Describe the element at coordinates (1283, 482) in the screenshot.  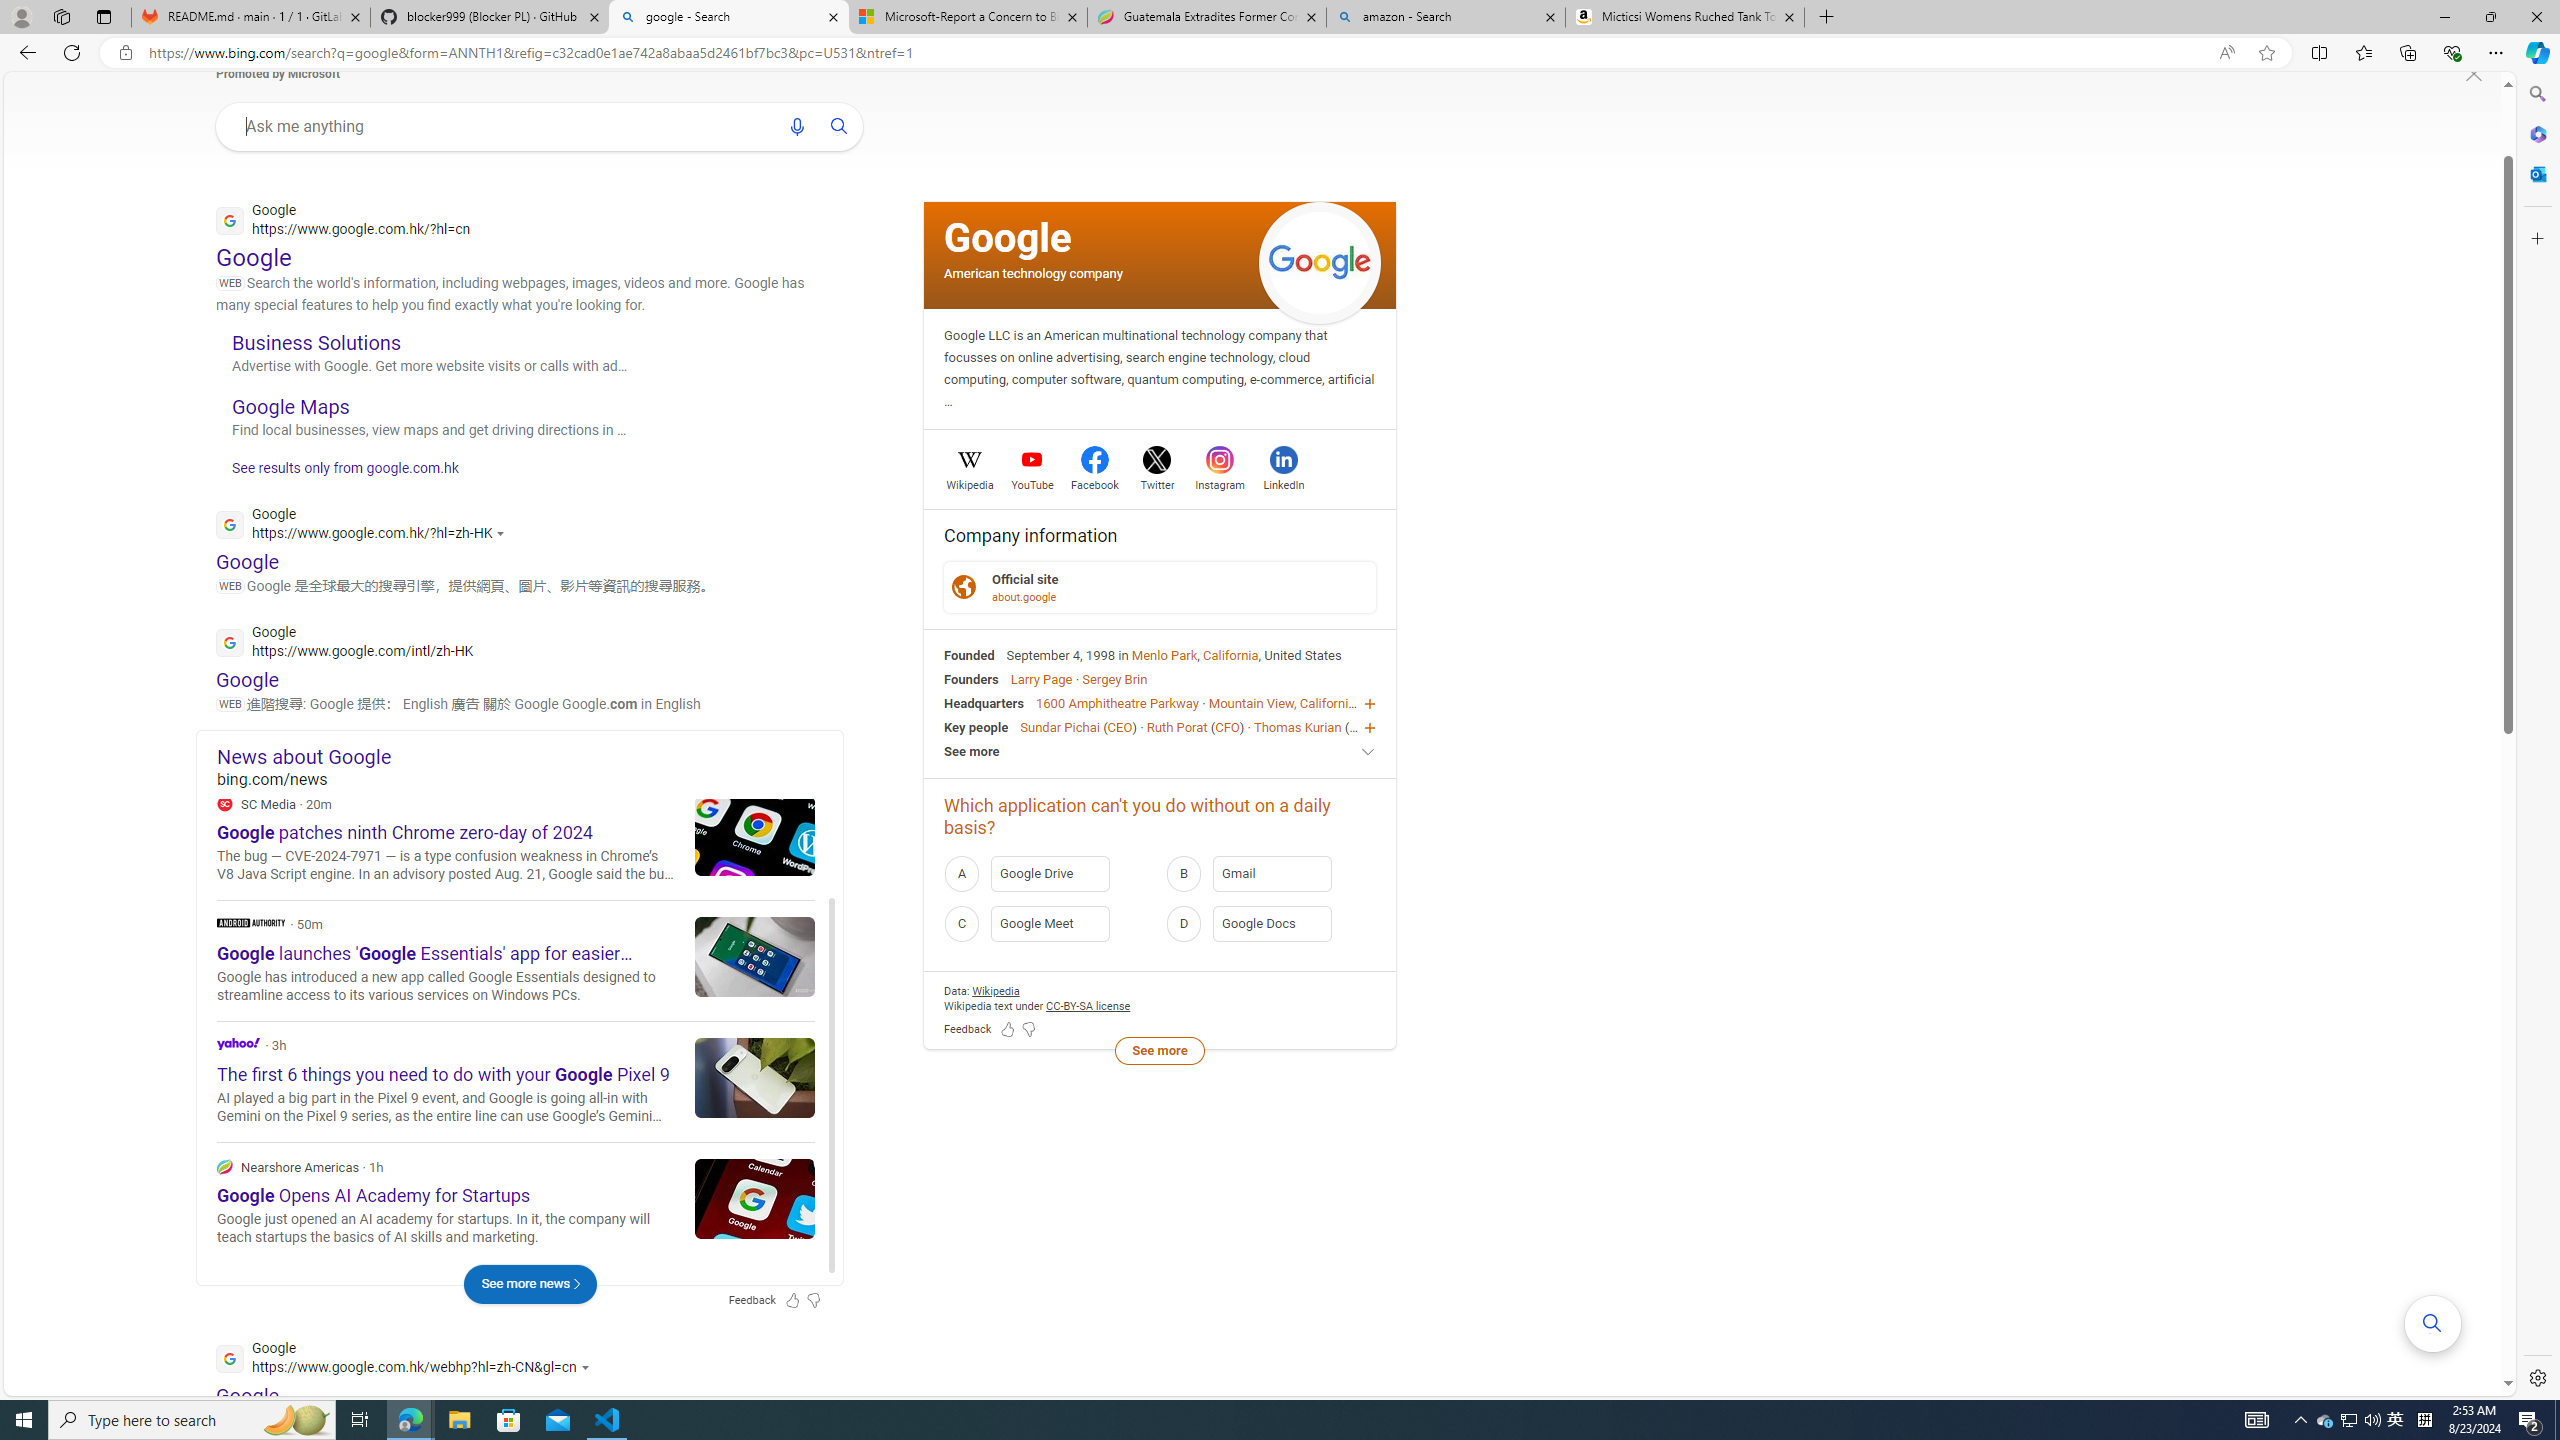
I see `'LinkedIn'` at that location.